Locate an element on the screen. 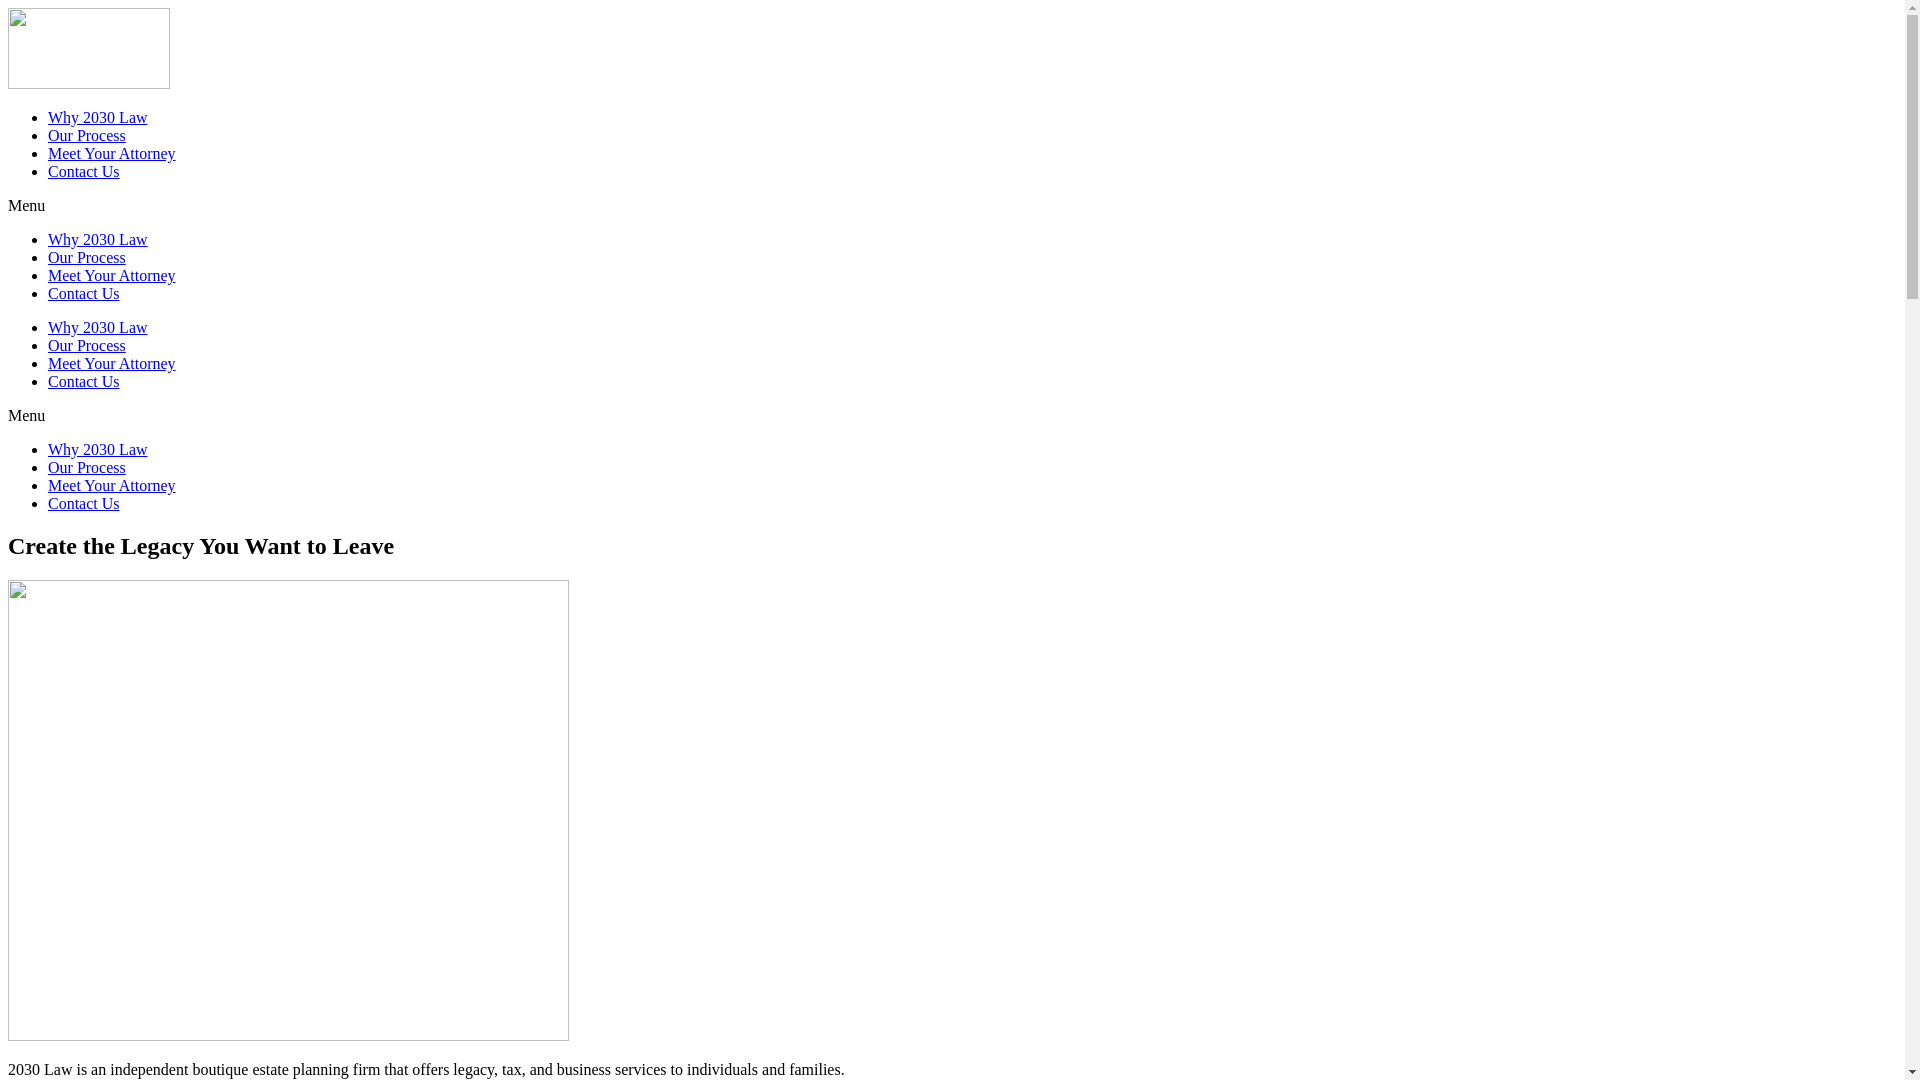 This screenshot has width=1920, height=1080. 'Contact Us' is located at coordinates (82, 170).